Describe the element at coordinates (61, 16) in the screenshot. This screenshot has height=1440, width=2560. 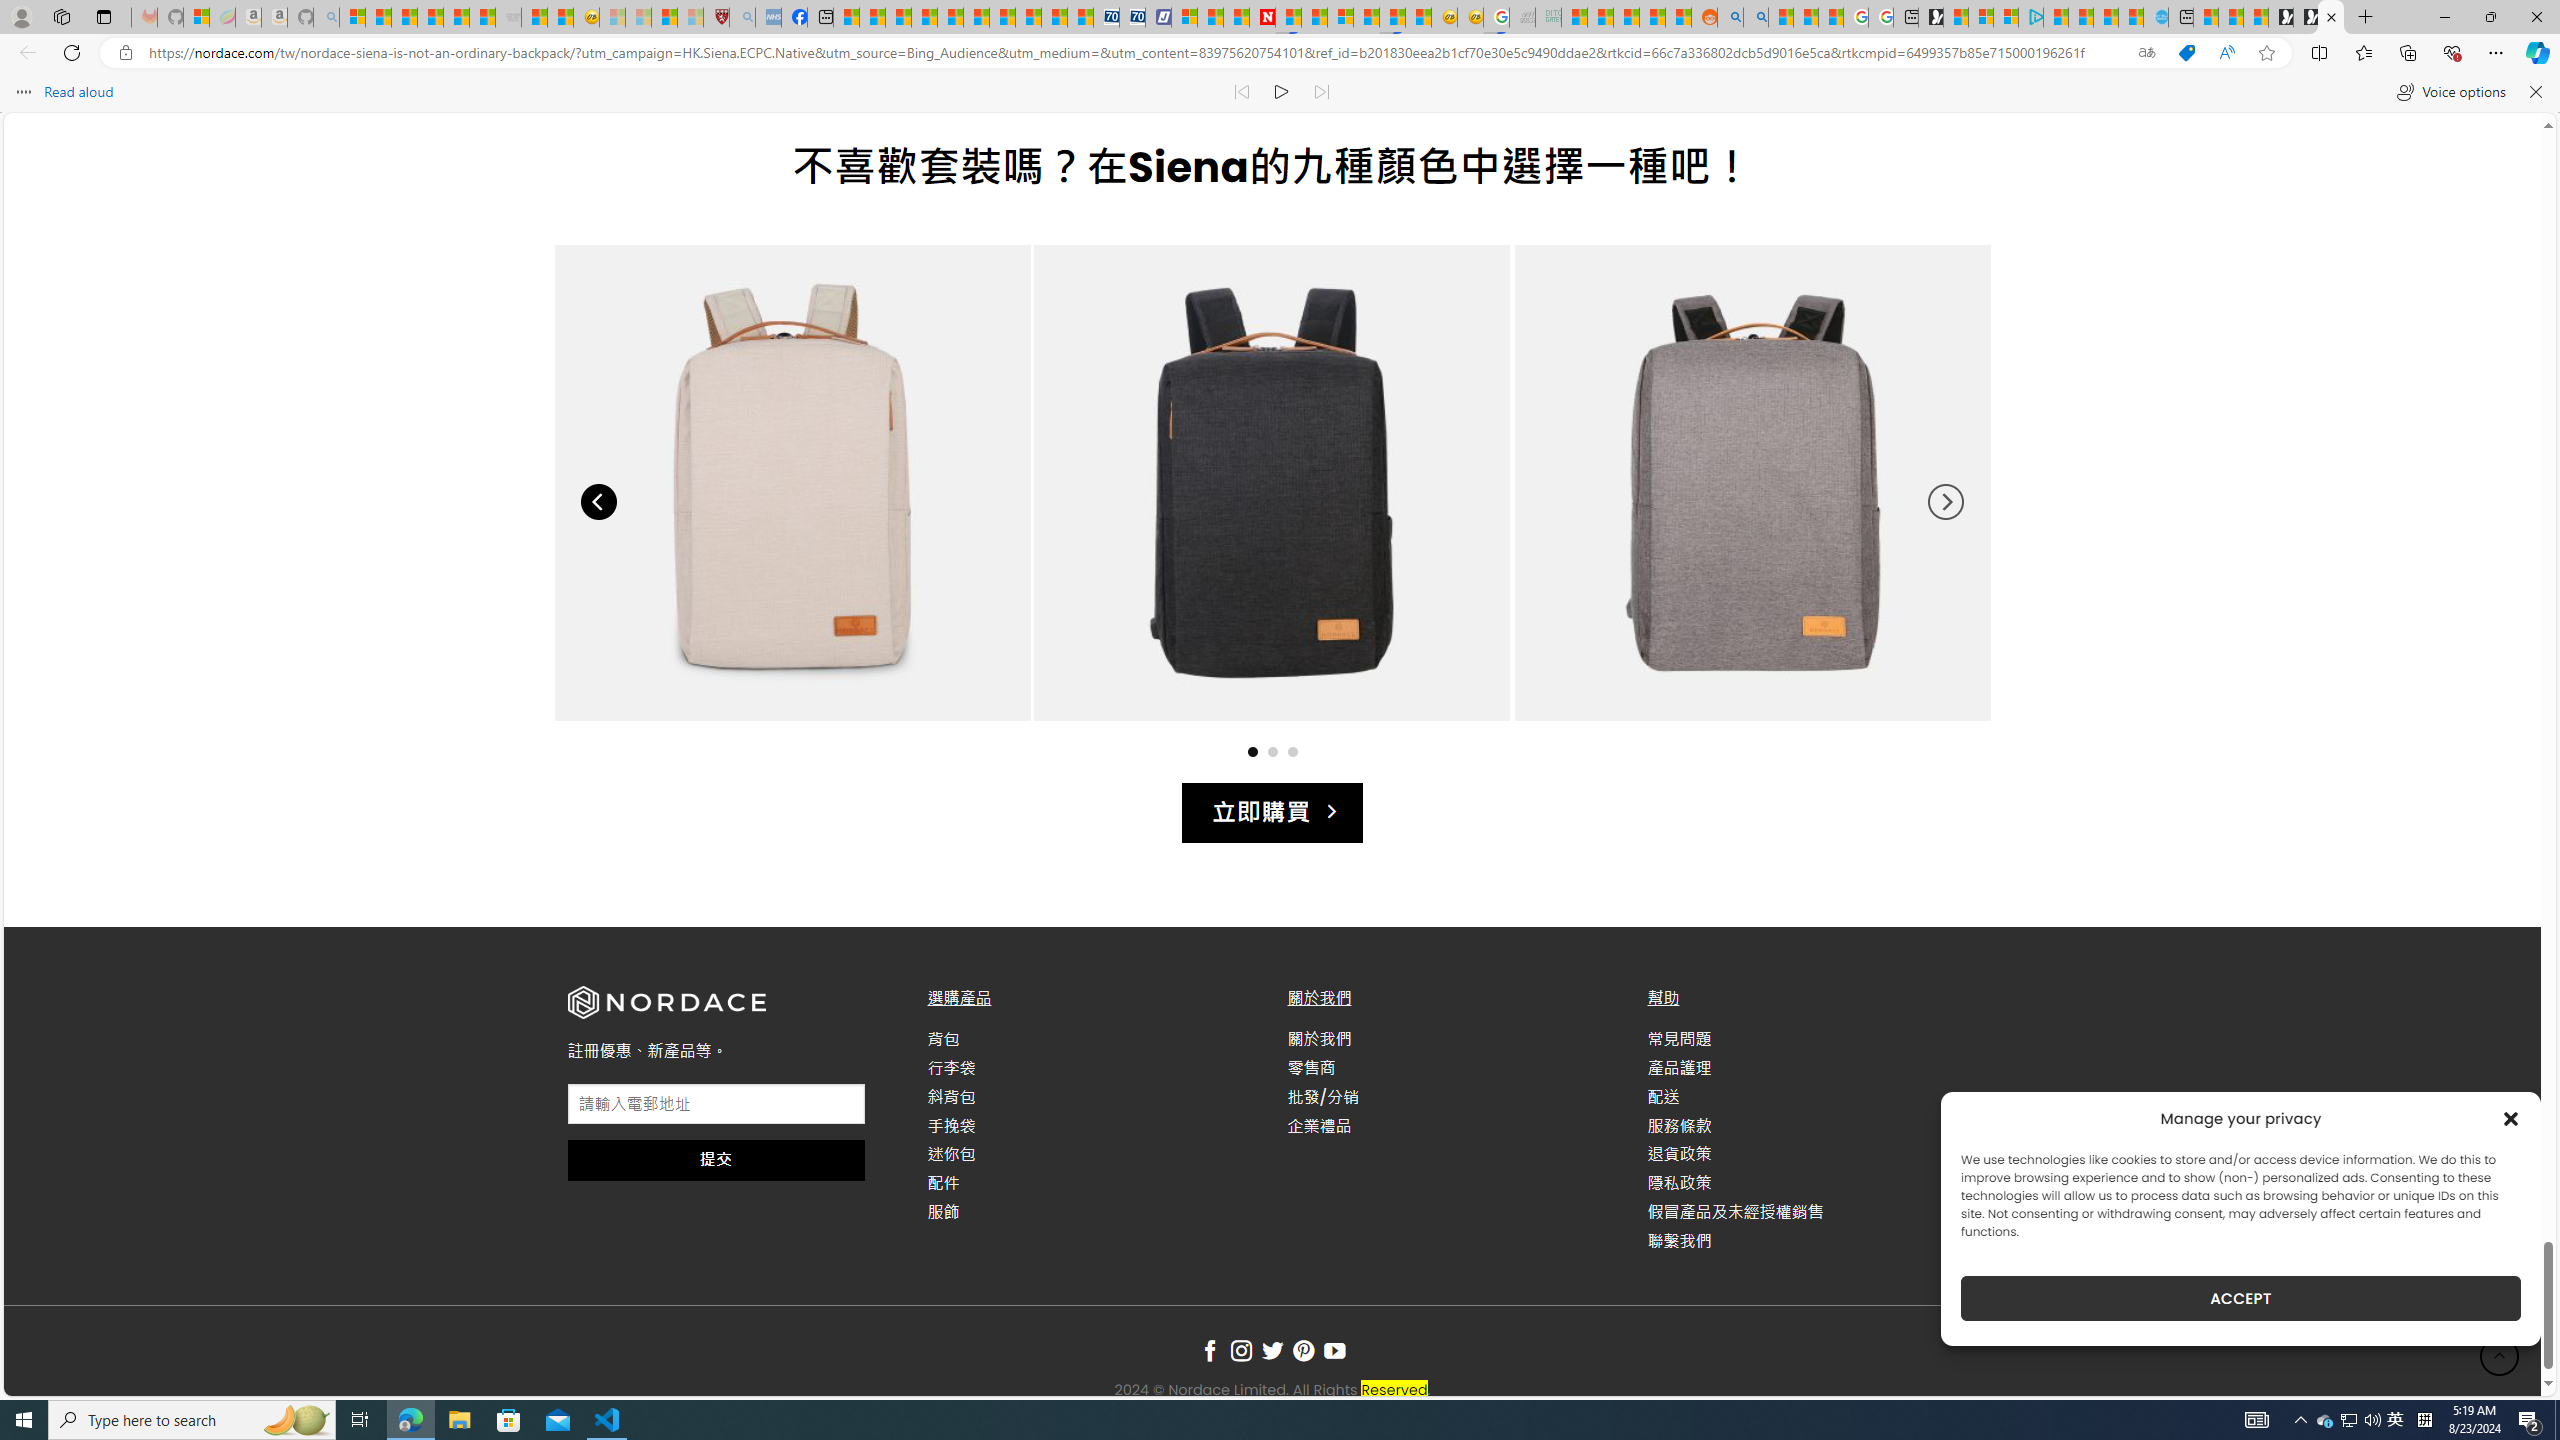
I see `'Workspaces'` at that location.